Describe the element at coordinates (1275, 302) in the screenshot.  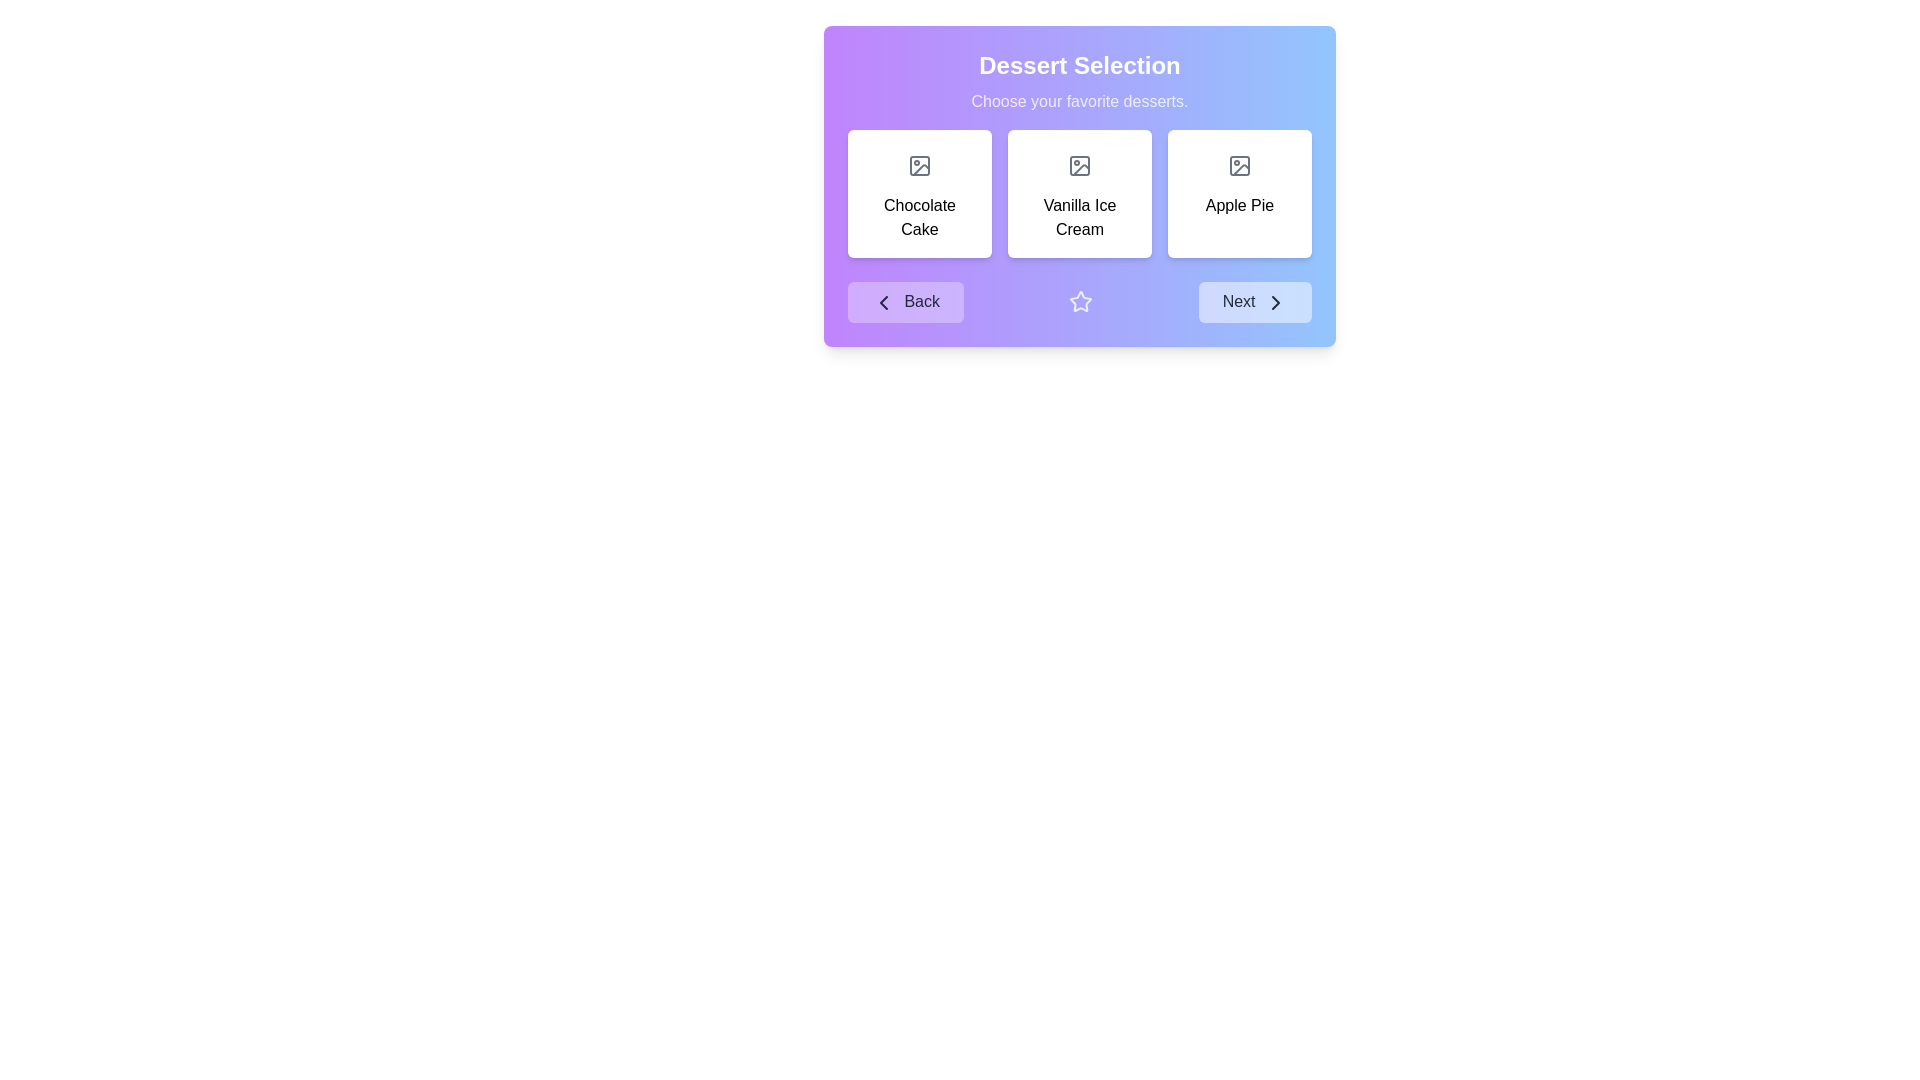
I see `the rightward arrow icon associated with the 'Next' button located at the lower-right corner of the interface` at that location.